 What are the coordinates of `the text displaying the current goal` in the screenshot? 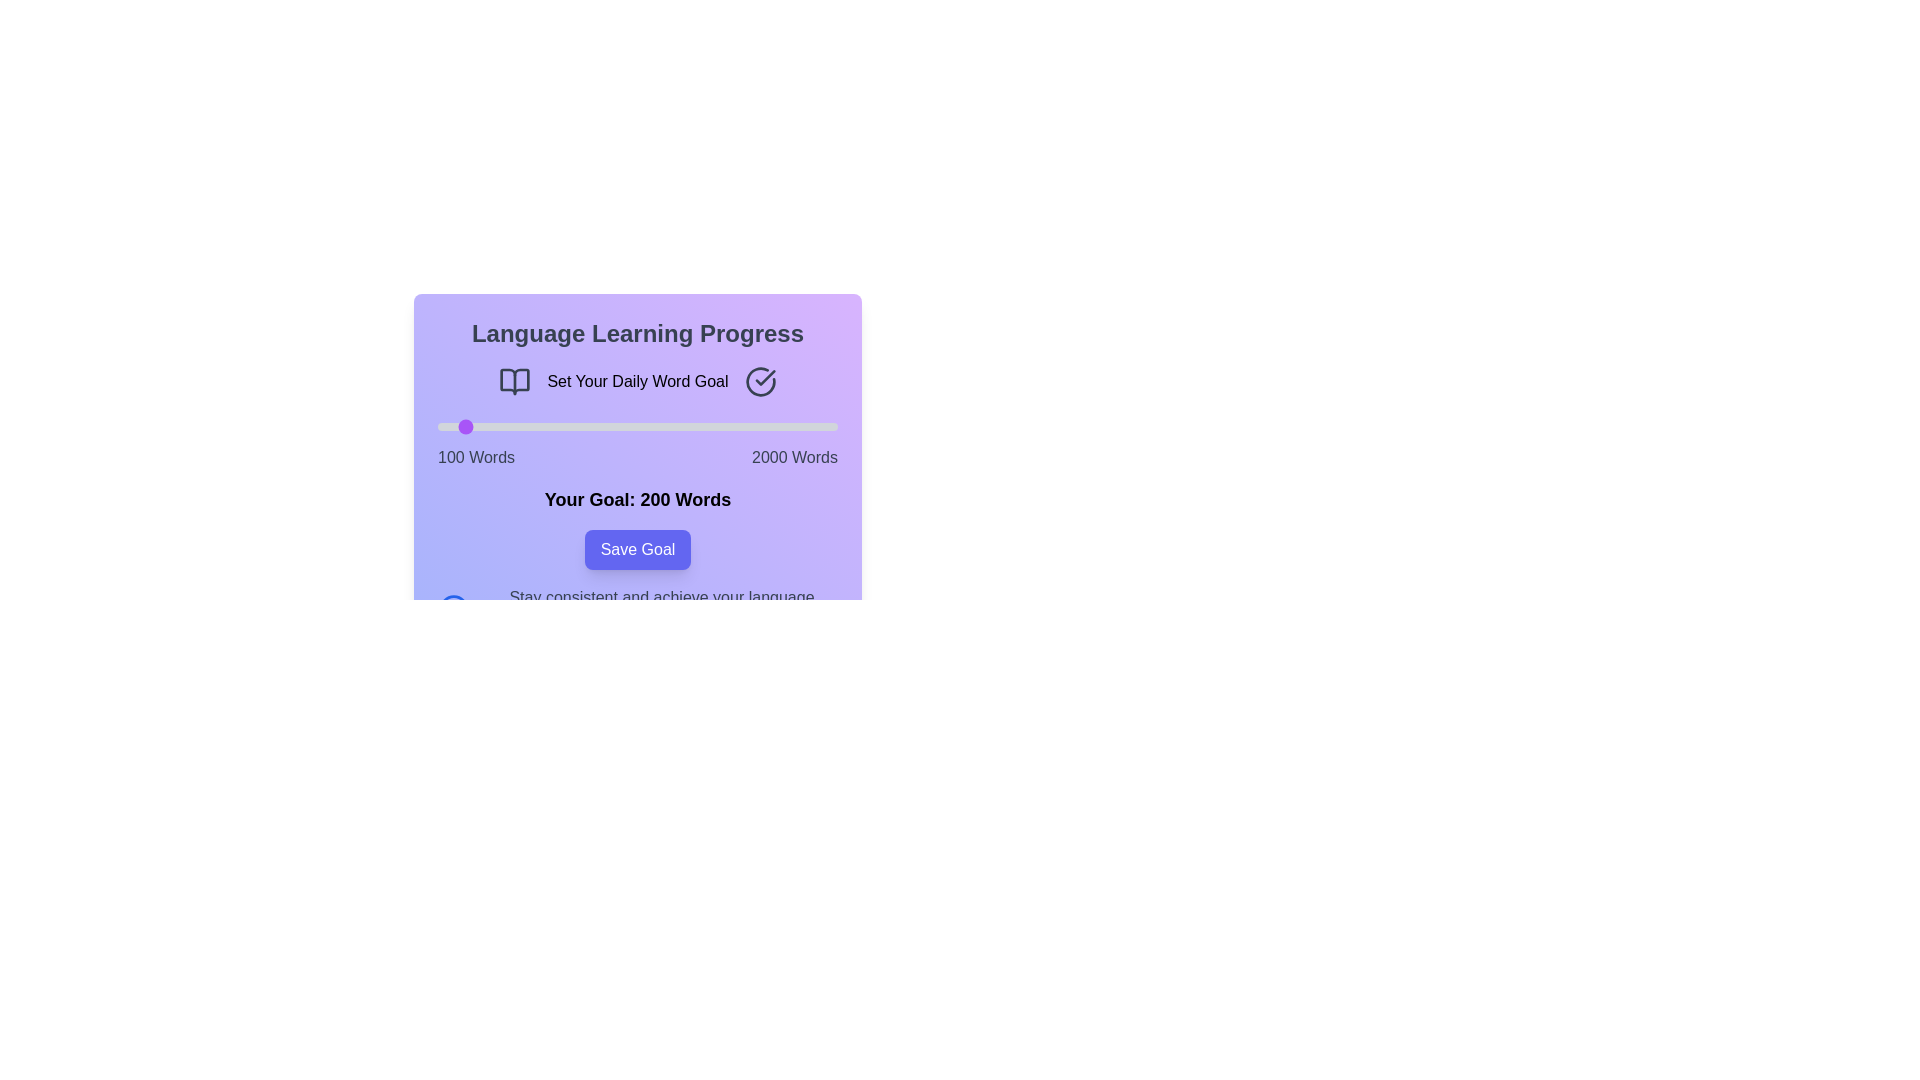 It's located at (637, 499).